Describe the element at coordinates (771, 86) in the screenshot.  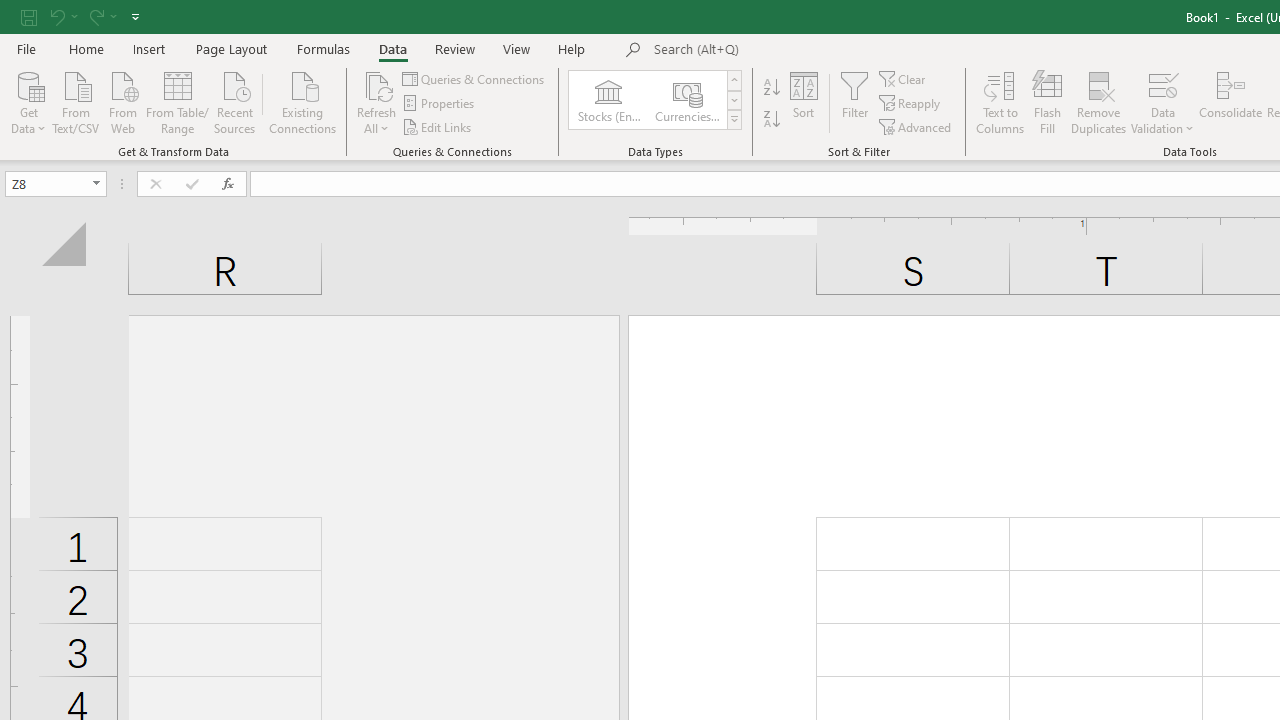
I see `'Sort A to Z'` at that location.